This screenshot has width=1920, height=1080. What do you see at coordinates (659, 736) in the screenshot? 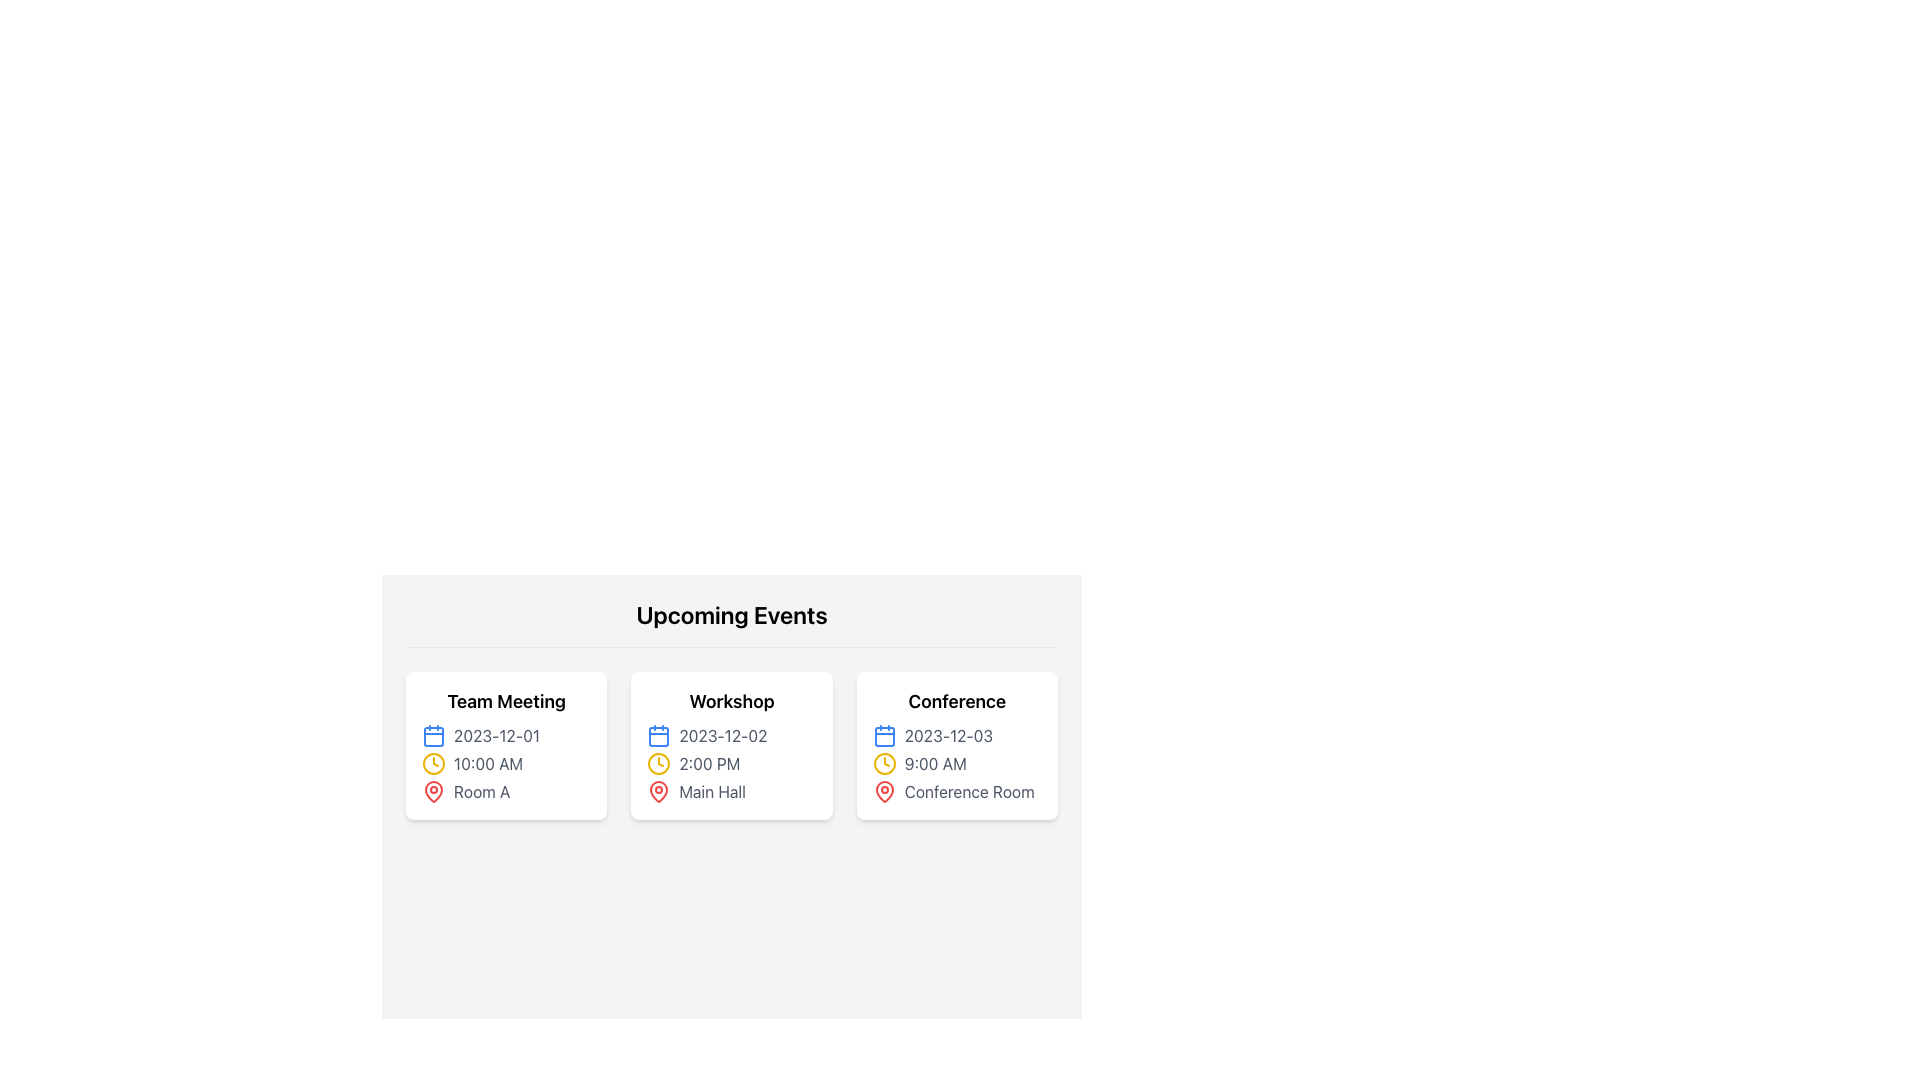
I see `the calendar icon with a blue outline located to the left of the date '2023-12-02' in the 'Workshop' grid layout` at bounding box center [659, 736].